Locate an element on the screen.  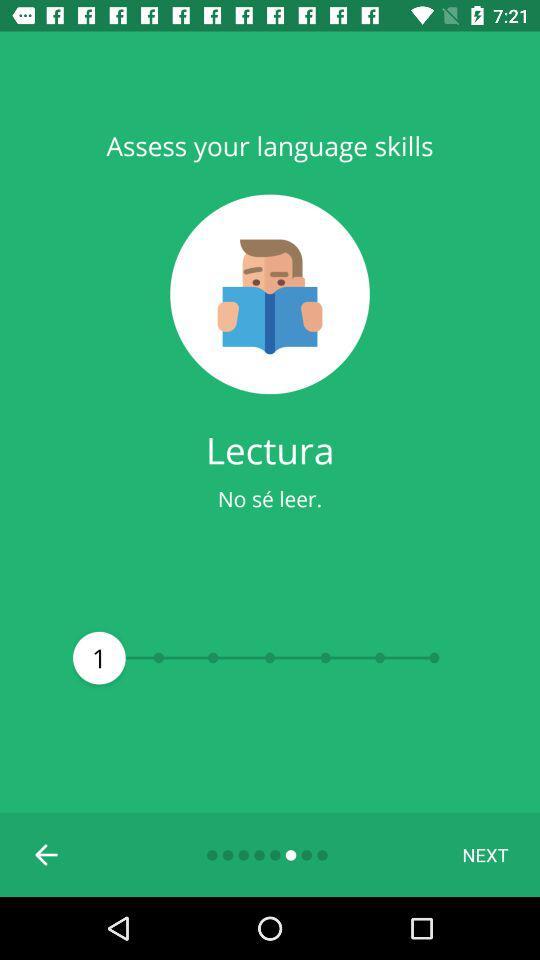
previous is located at coordinates (47, 853).